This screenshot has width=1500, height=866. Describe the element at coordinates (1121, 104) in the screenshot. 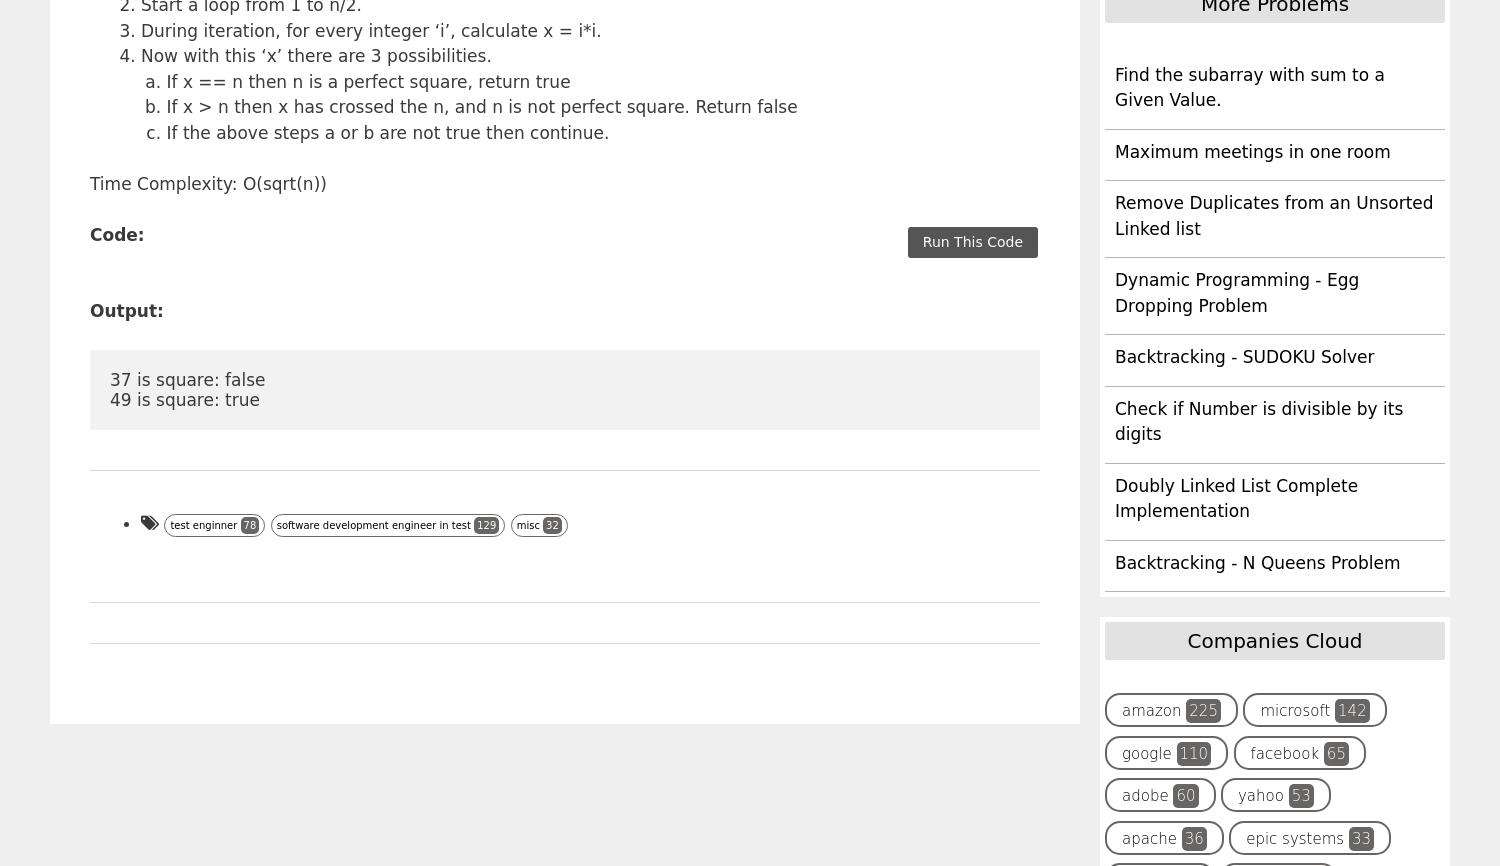

I see `'queue'` at that location.